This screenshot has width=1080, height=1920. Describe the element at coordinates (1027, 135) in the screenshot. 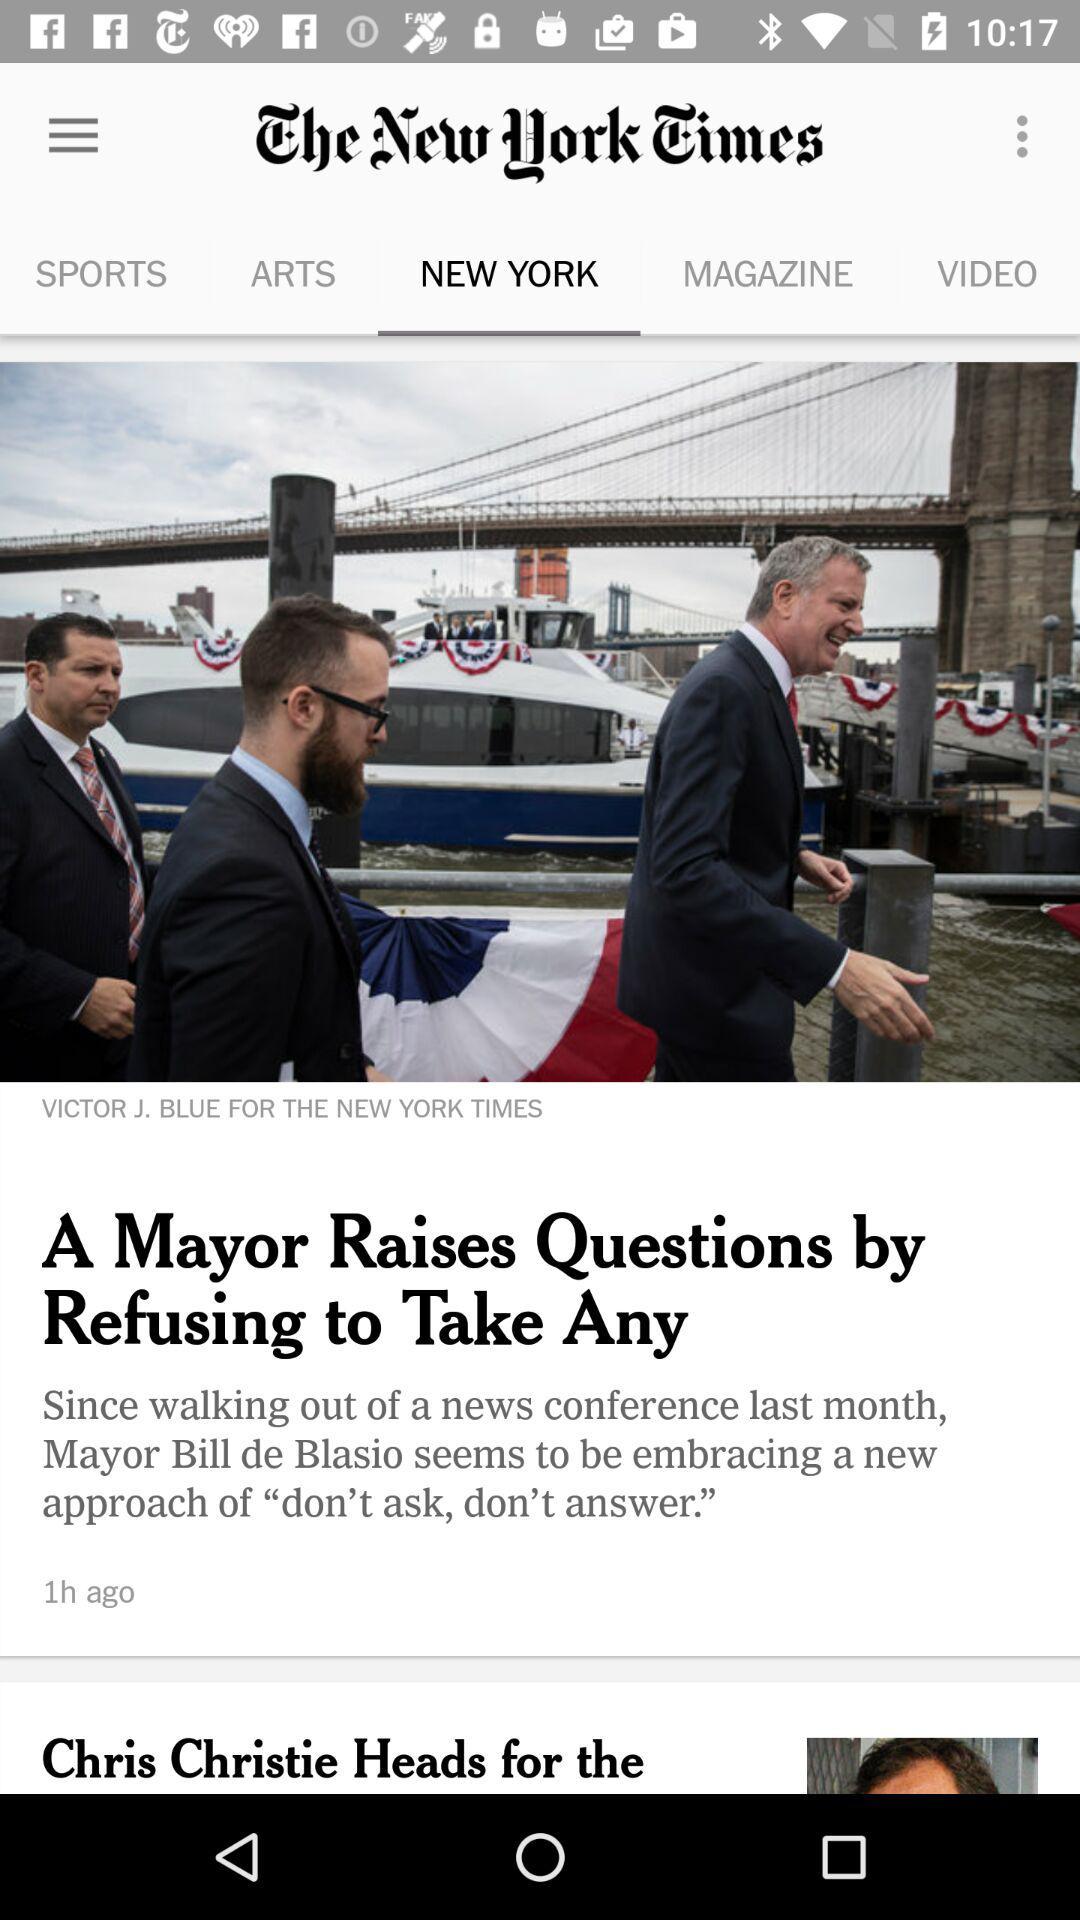

I see `icon above video icon` at that location.